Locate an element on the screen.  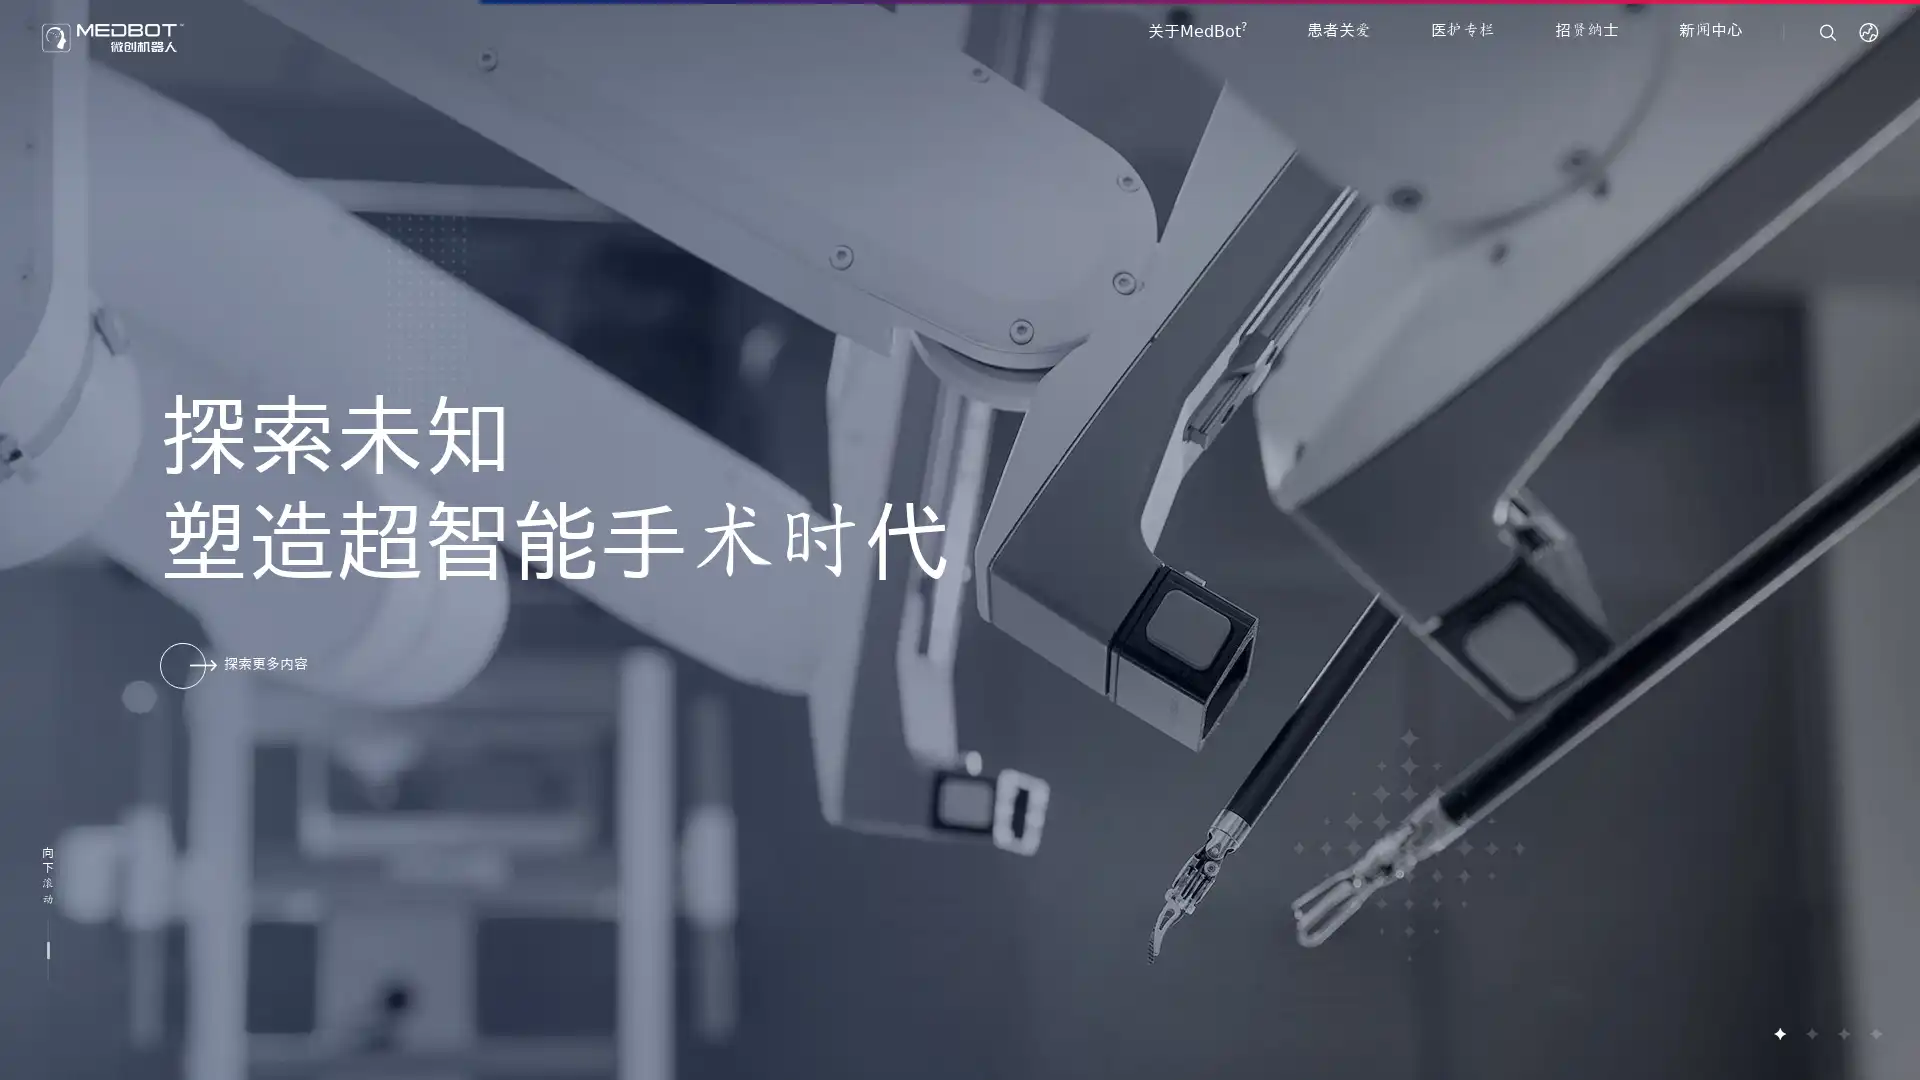
Go to slide 2 is located at coordinates (1810, 1033).